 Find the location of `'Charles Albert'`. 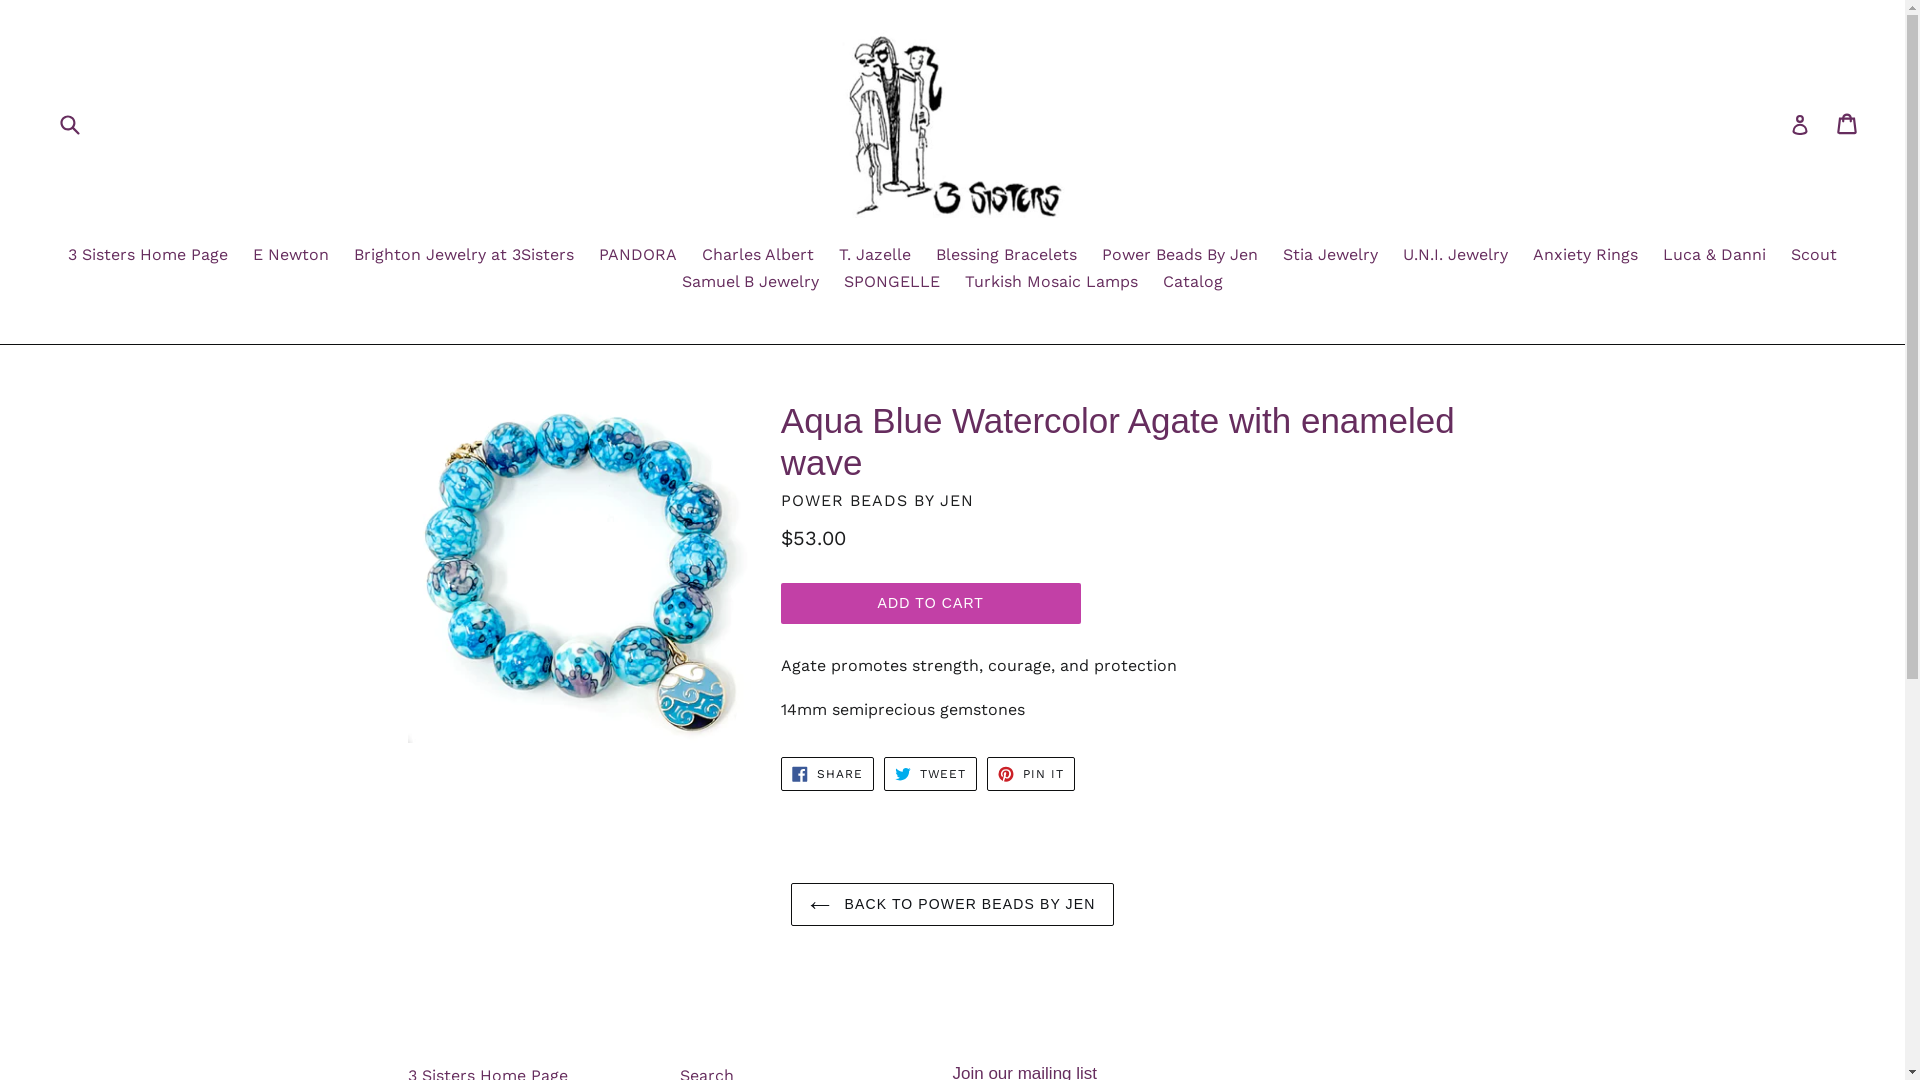

'Charles Albert' is located at coordinates (757, 254).